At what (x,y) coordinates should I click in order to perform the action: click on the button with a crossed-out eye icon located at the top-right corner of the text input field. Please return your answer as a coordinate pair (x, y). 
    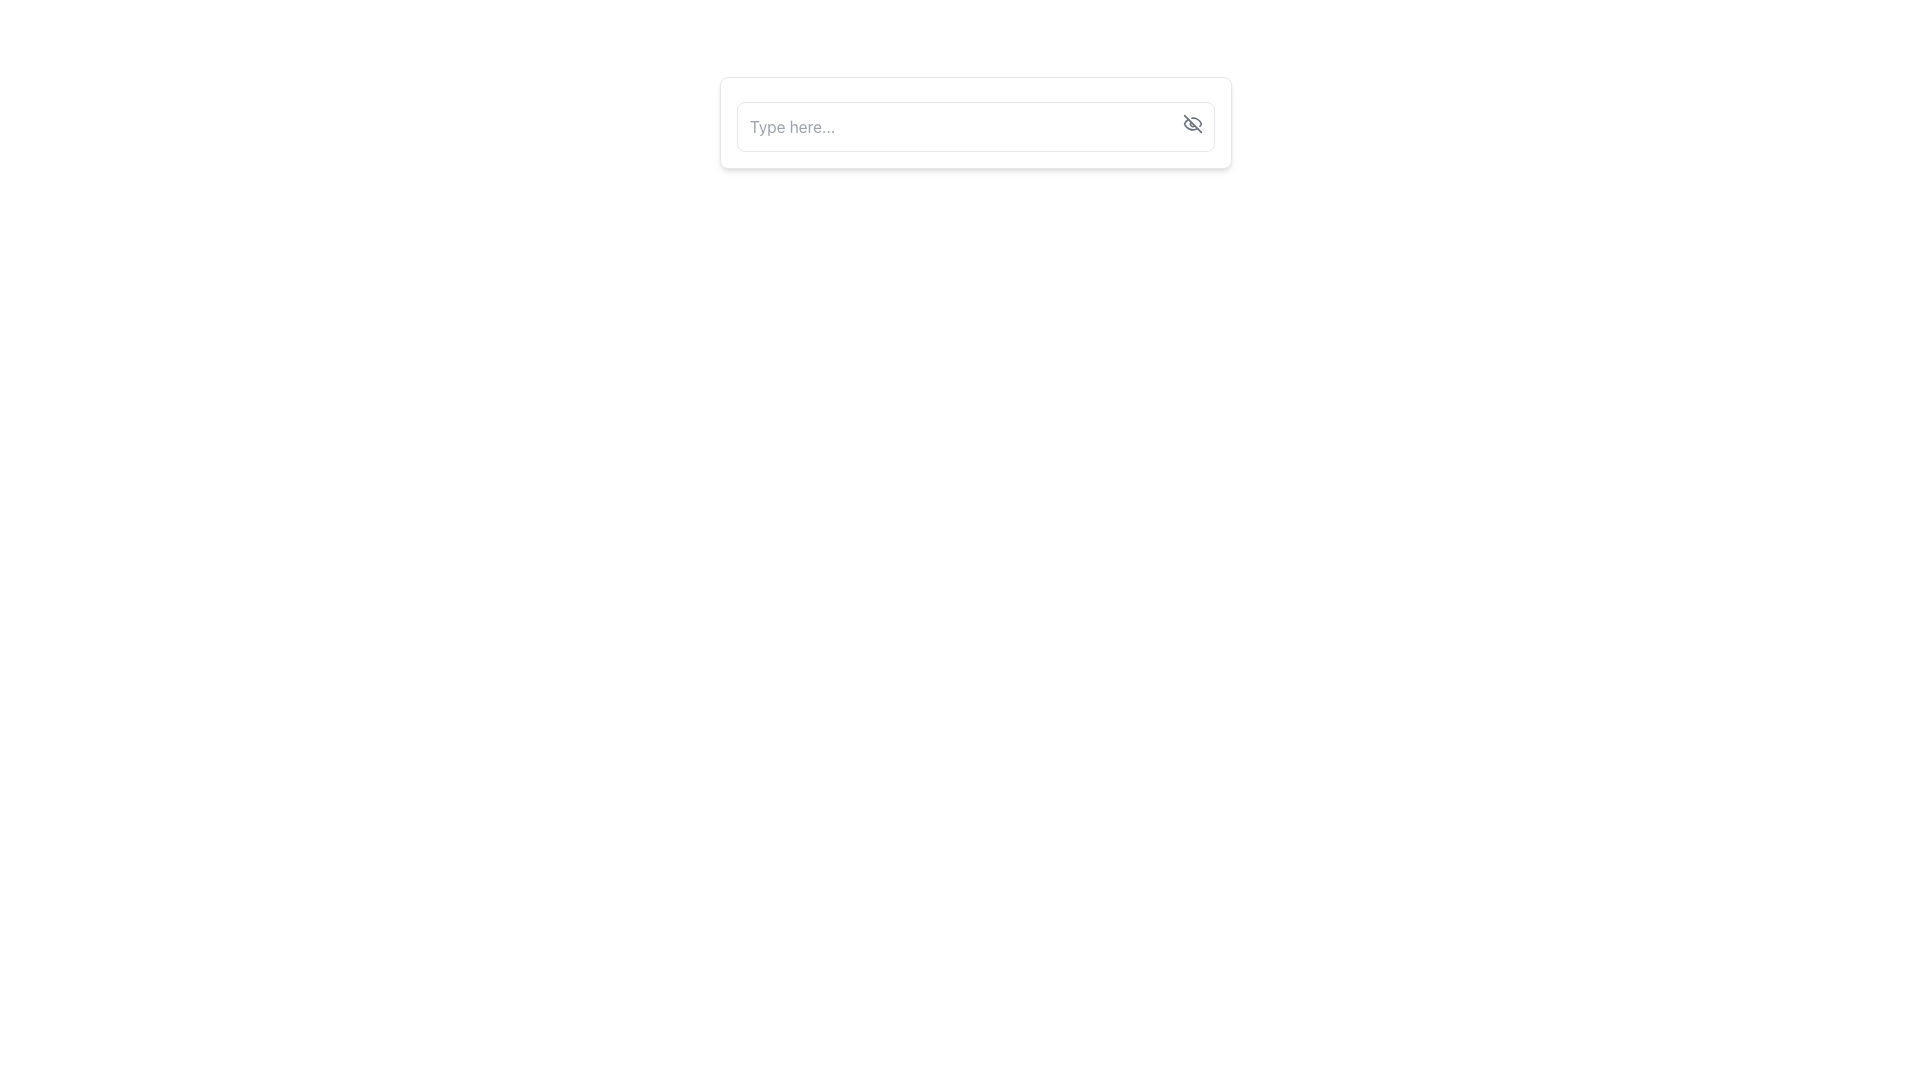
    Looking at the image, I should click on (1193, 123).